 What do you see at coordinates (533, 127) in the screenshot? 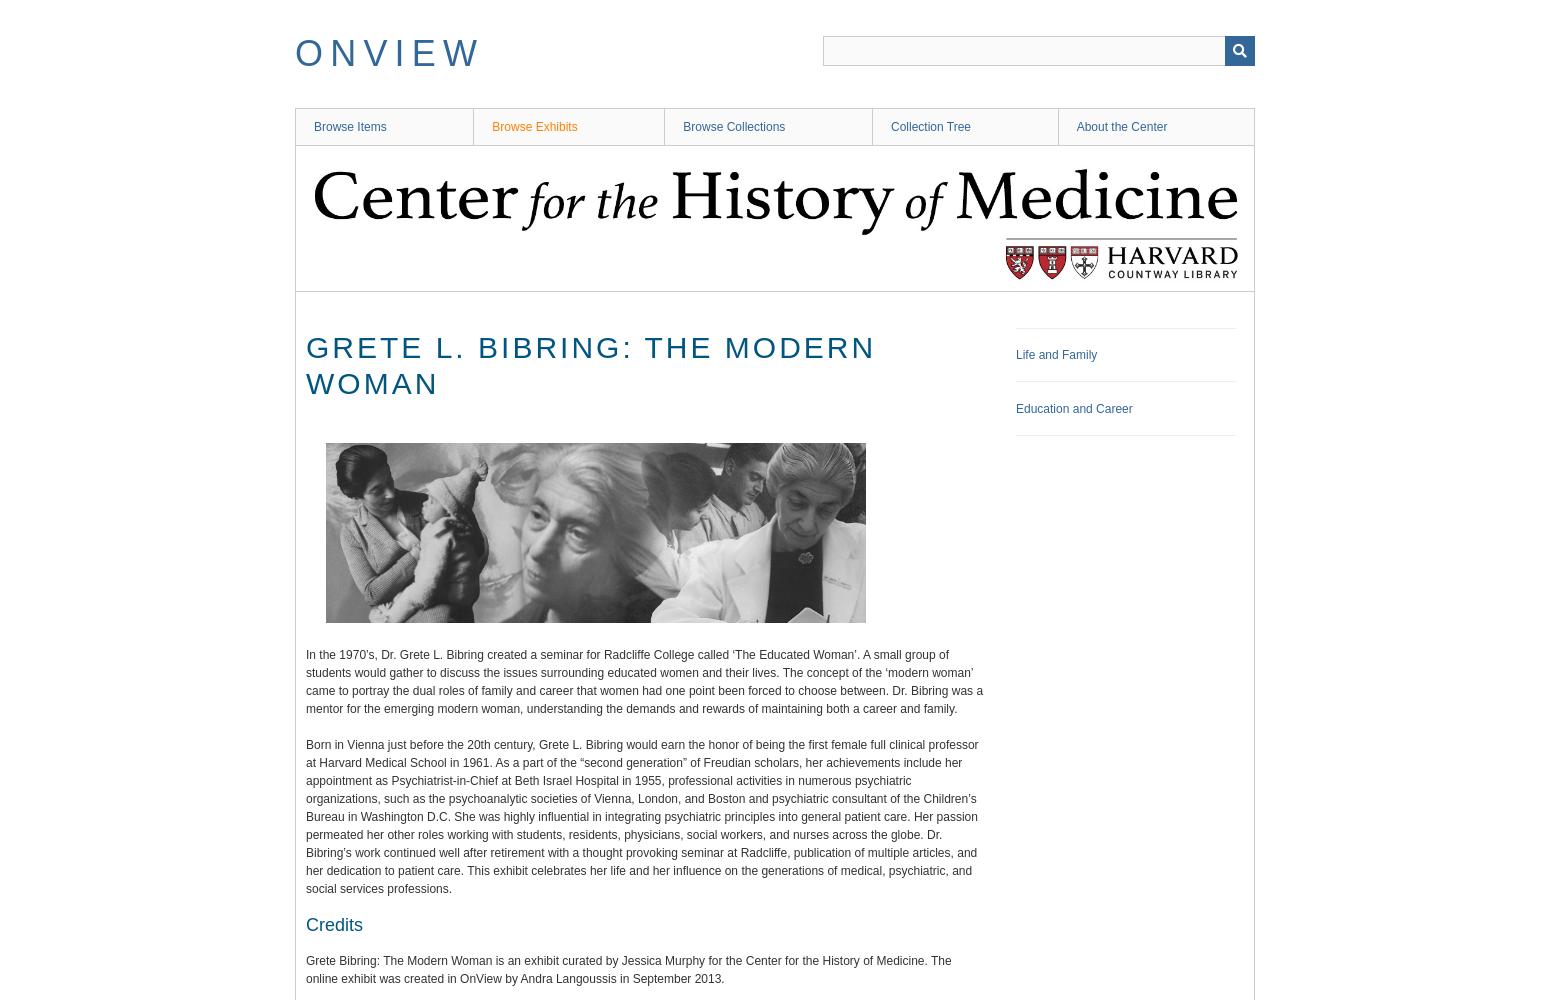
I see `'Browse Exhibits'` at bounding box center [533, 127].